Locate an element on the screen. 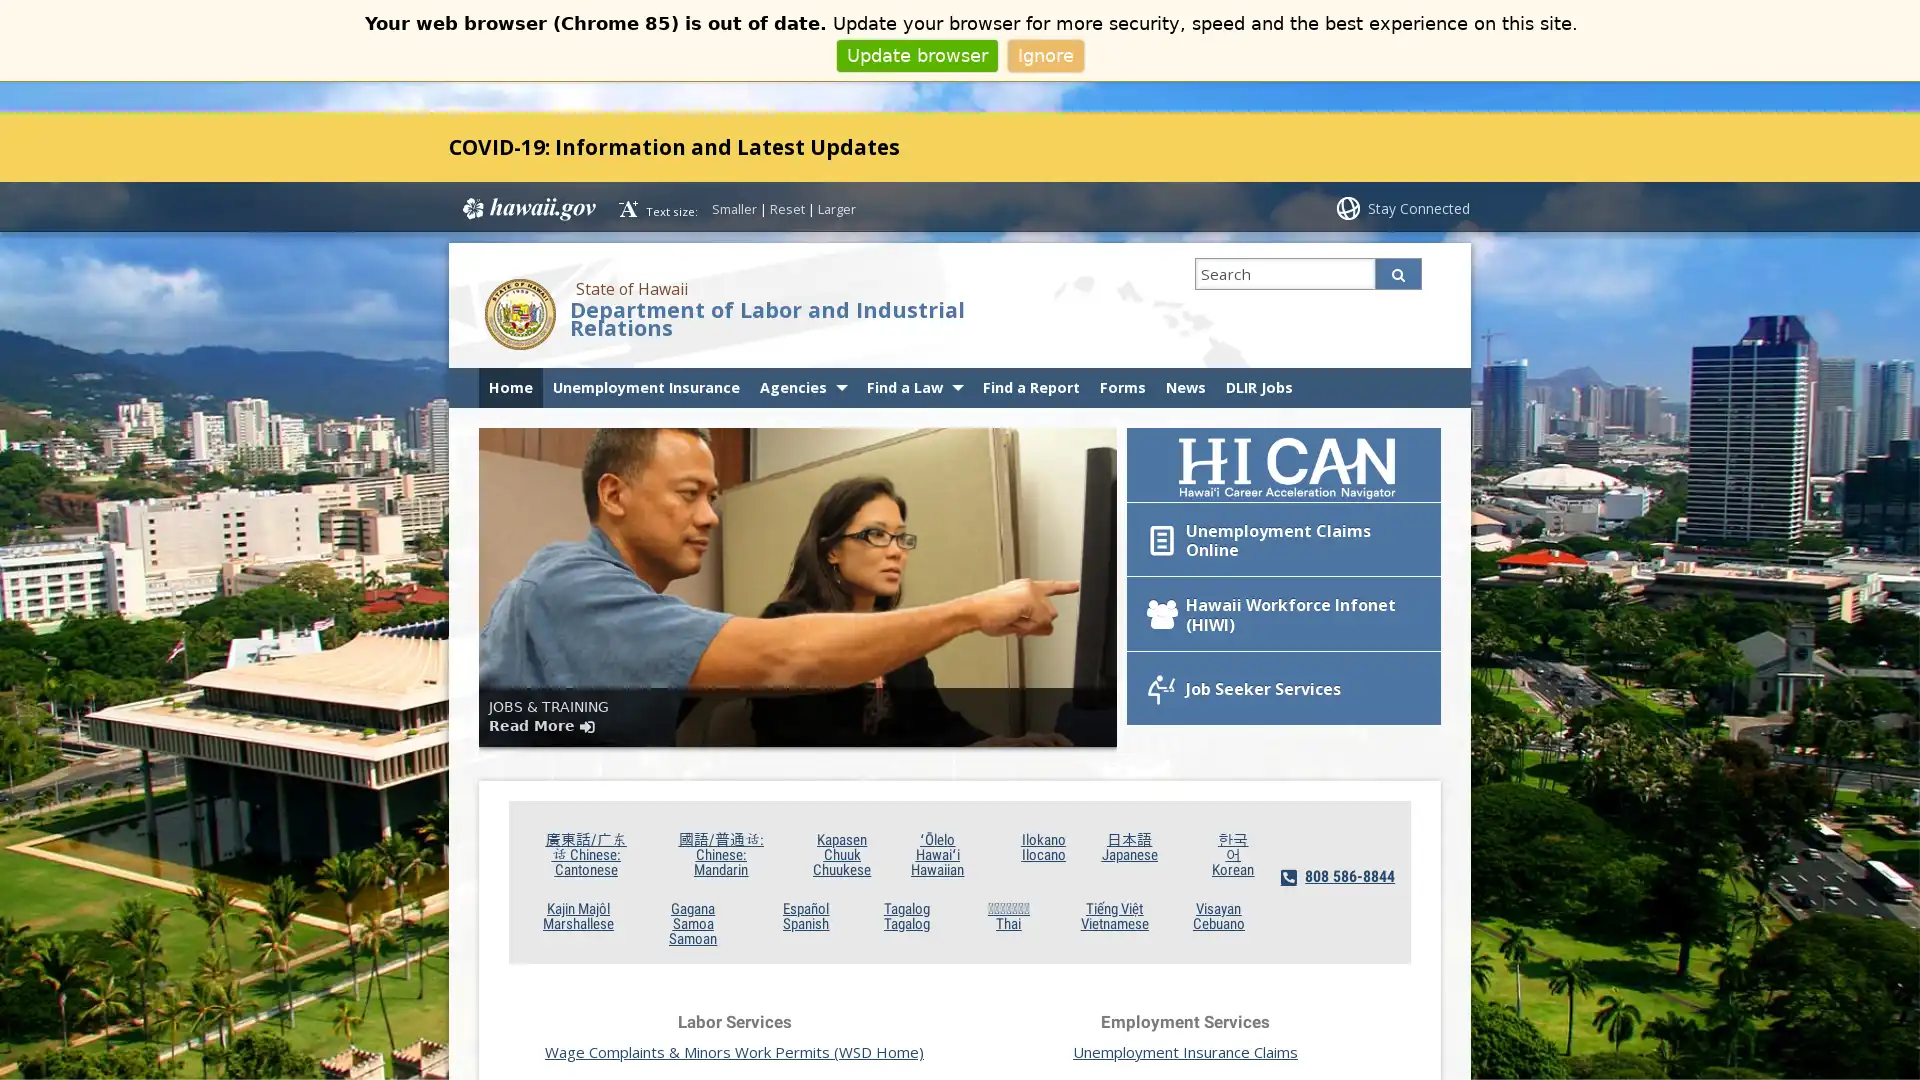  Thai is located at coordinates (1008, 925).